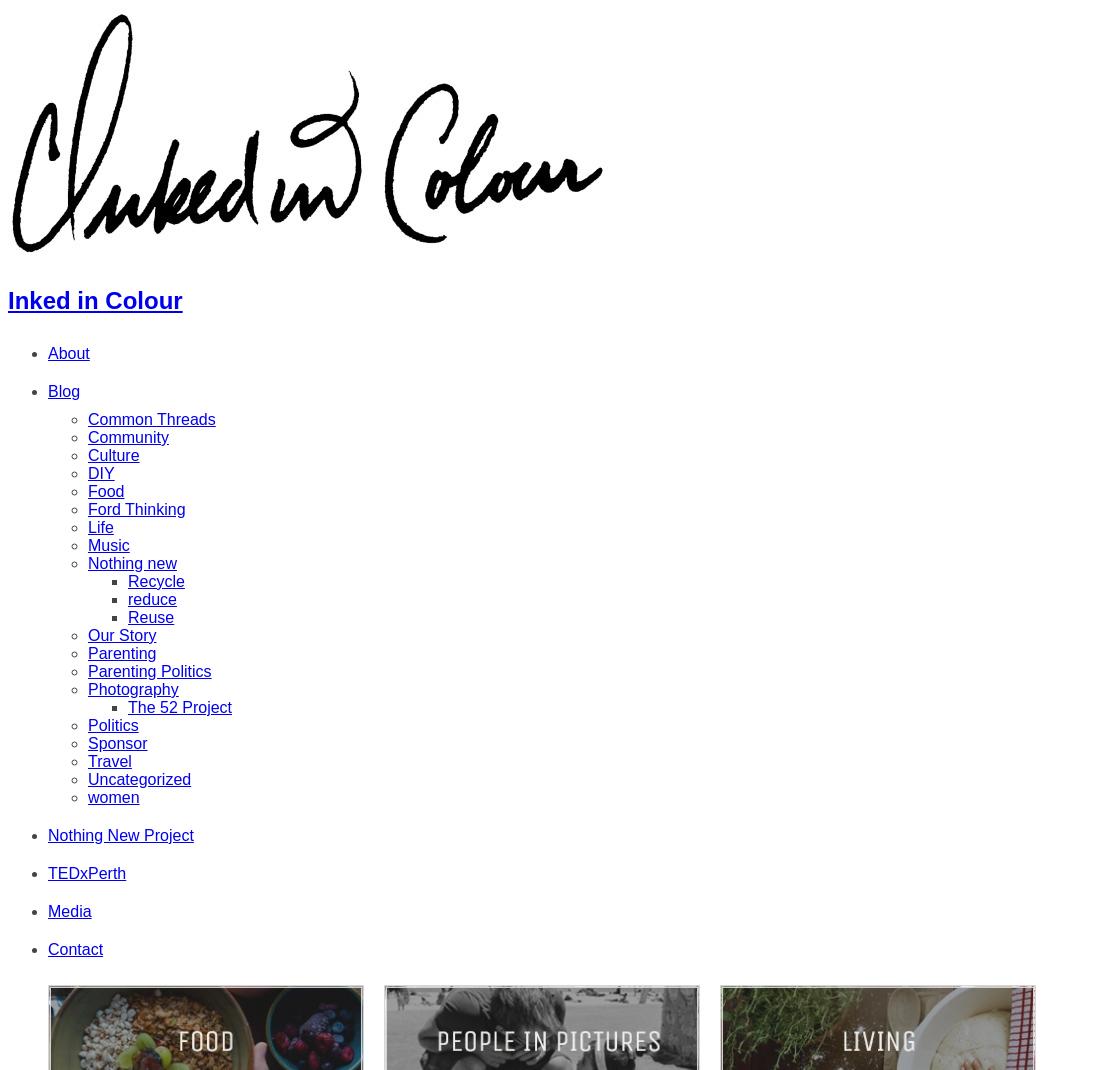 This screenshot has height=1070, width=1100. What do you see at coordinates (113, 454) in the screenshot?
I see `'Culture'` at bounding box center [113, 454].